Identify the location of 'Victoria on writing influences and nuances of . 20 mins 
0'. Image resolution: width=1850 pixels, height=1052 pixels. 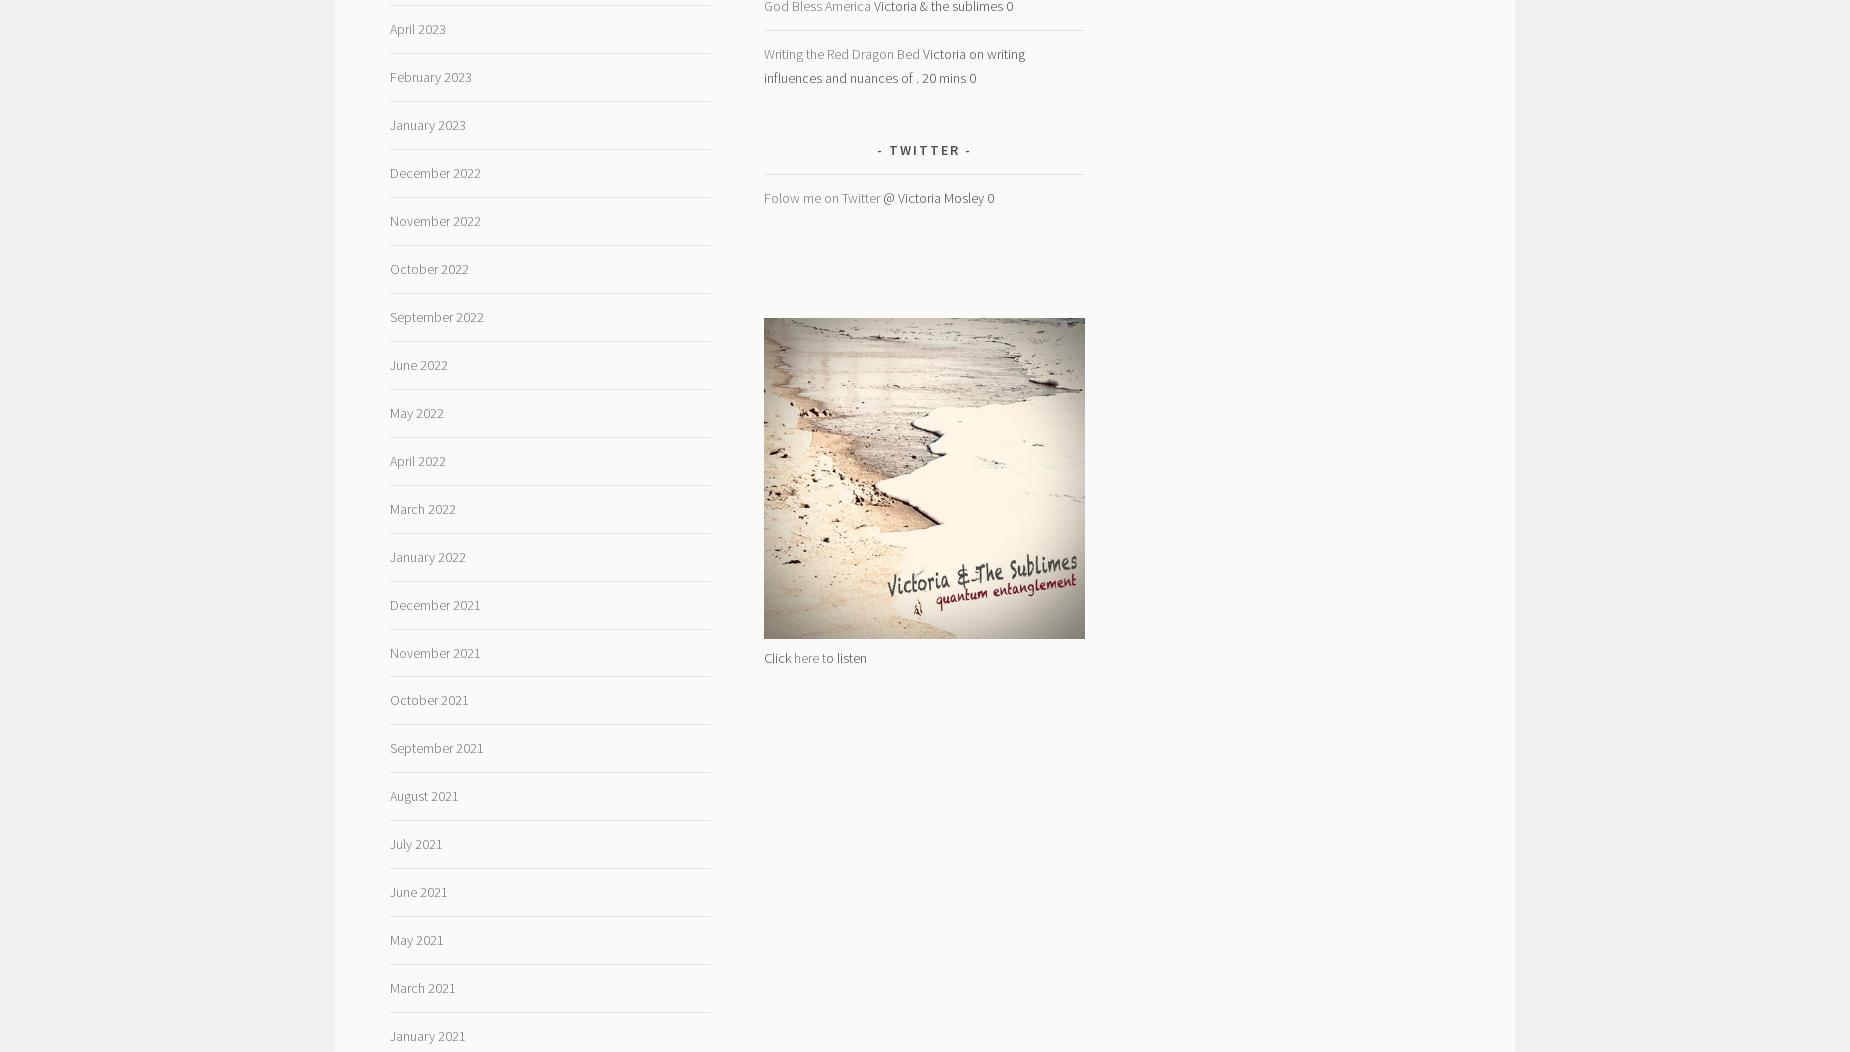
(894, 64).